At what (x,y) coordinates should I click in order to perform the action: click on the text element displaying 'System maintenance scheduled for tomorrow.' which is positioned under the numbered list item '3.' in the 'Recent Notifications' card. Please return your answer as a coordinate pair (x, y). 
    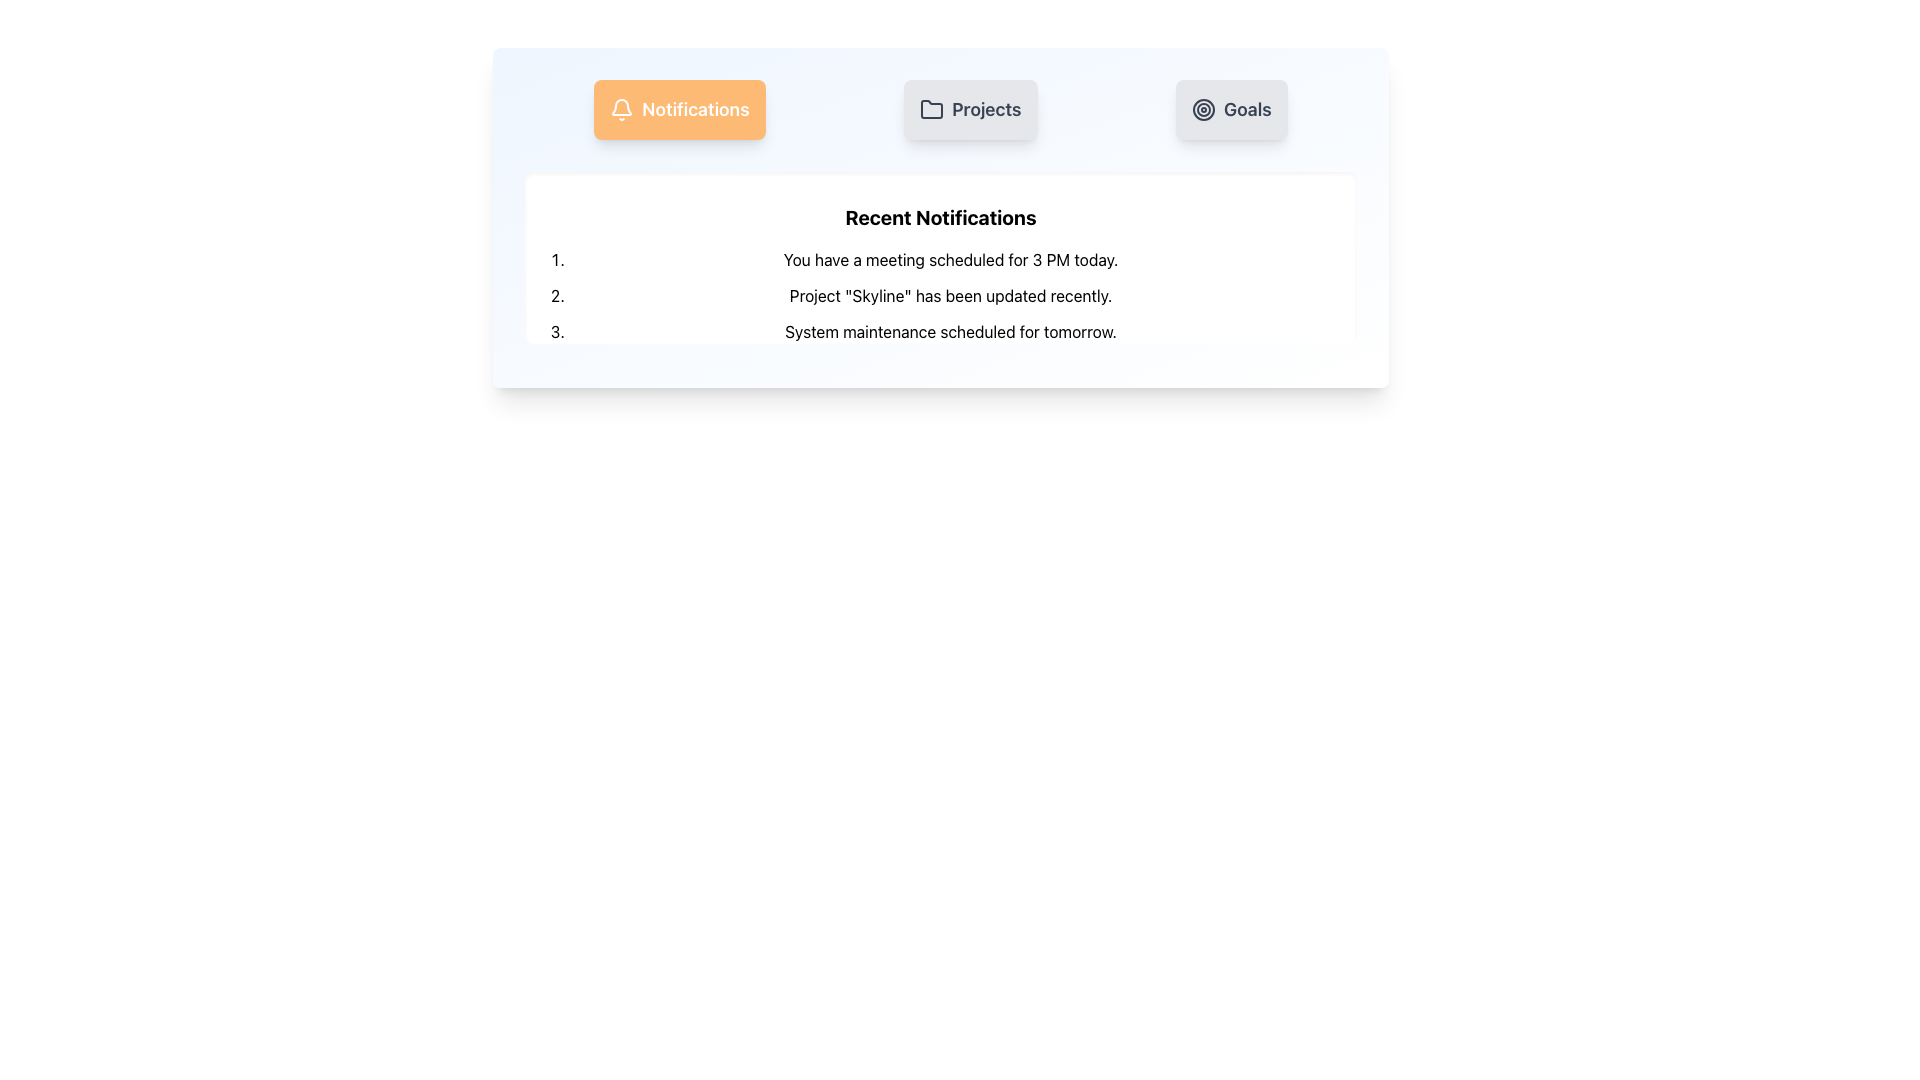
    Looking at the image, I should click on (949, 330).